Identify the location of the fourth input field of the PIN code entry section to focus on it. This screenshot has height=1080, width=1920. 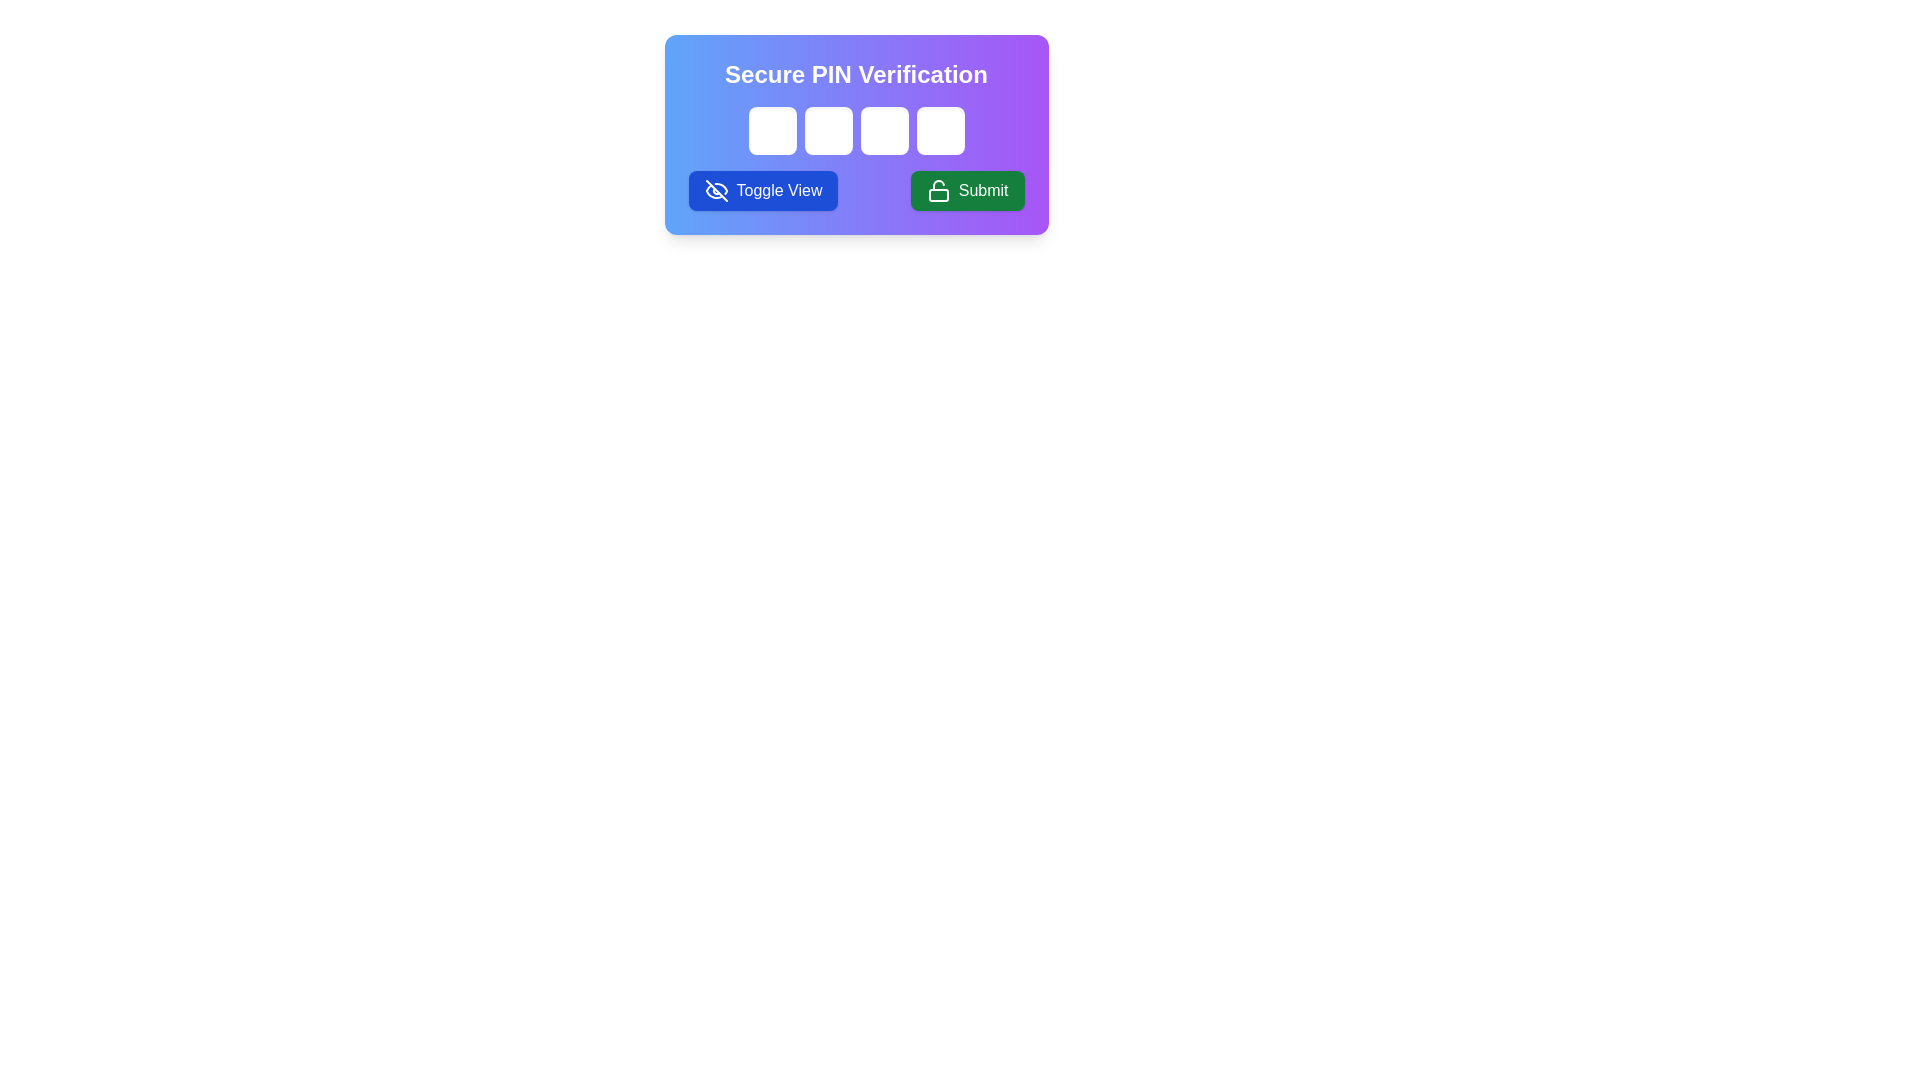
(939, 131).